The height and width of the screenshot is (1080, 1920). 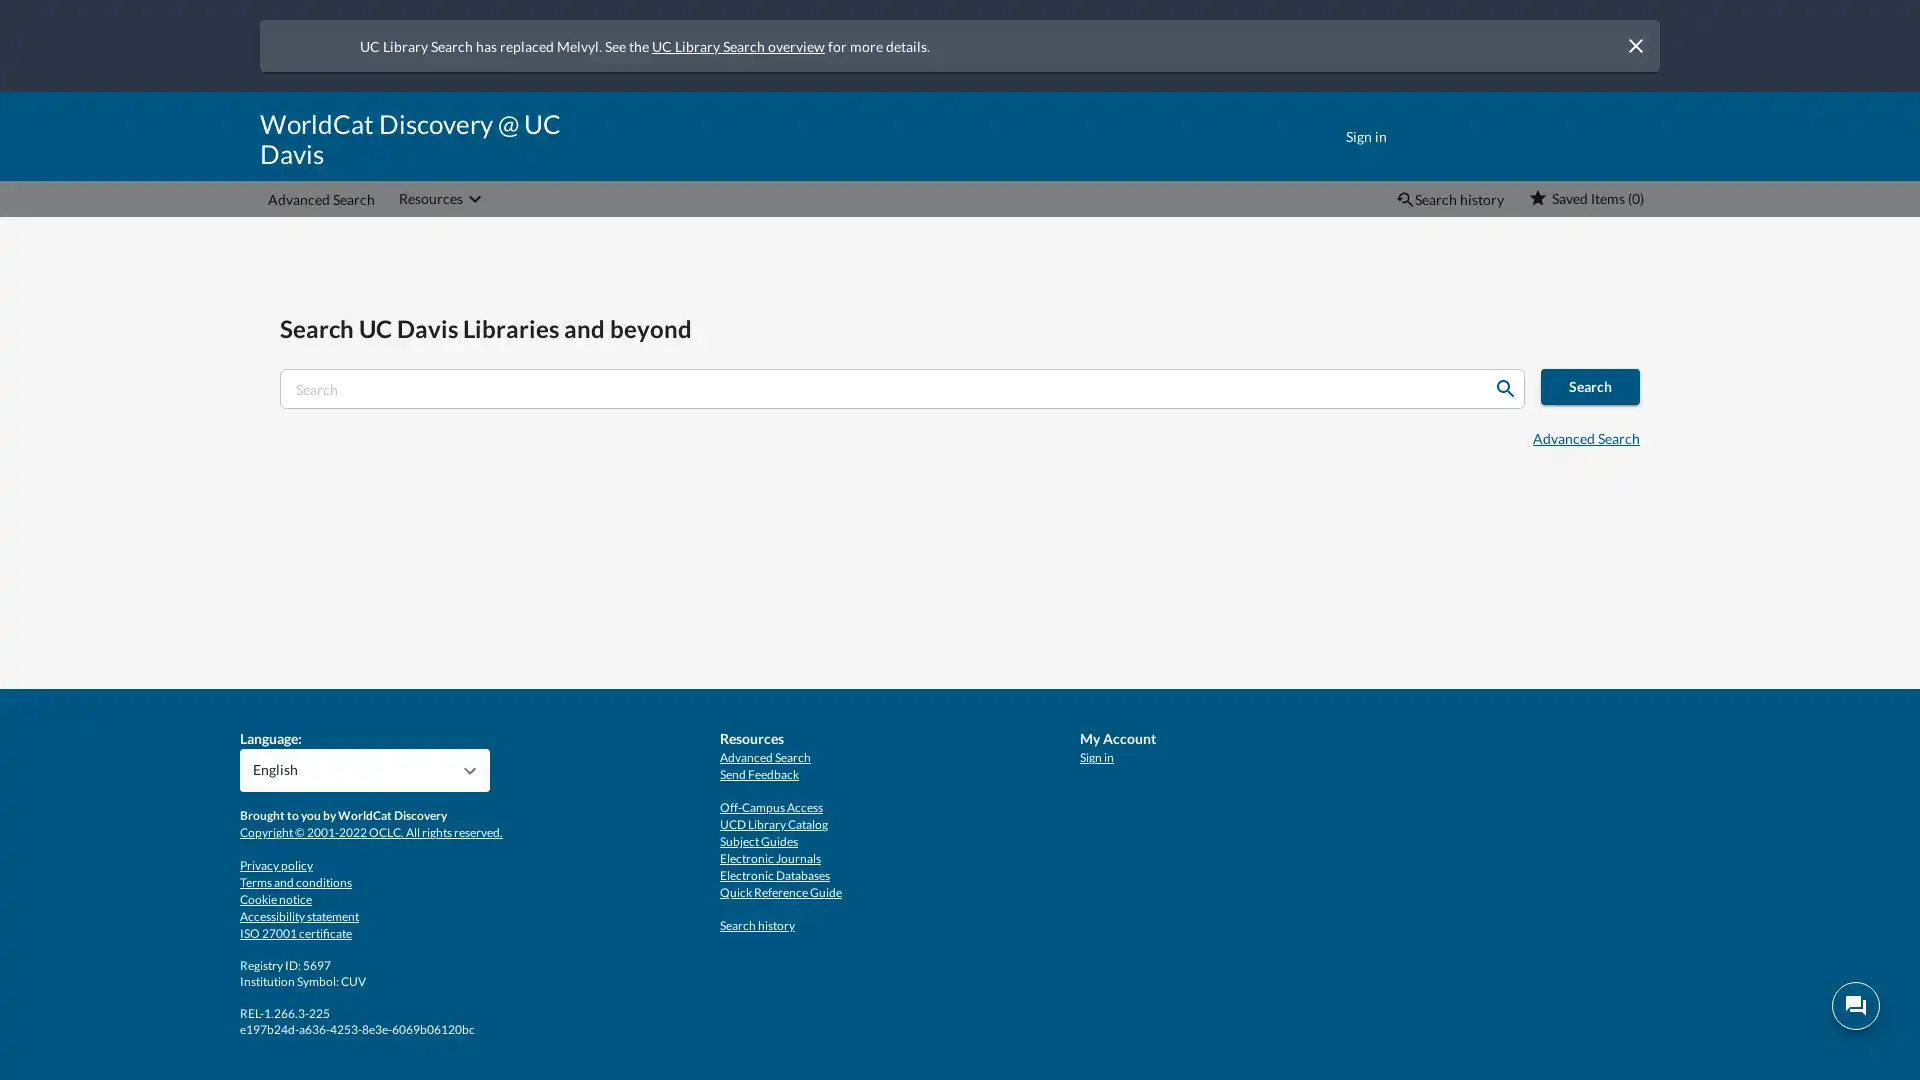 What do you see at coordinates (1855, 1006) in the screenshot?
I see `Chat with Librarian` at bounding box center [1855, 1006].